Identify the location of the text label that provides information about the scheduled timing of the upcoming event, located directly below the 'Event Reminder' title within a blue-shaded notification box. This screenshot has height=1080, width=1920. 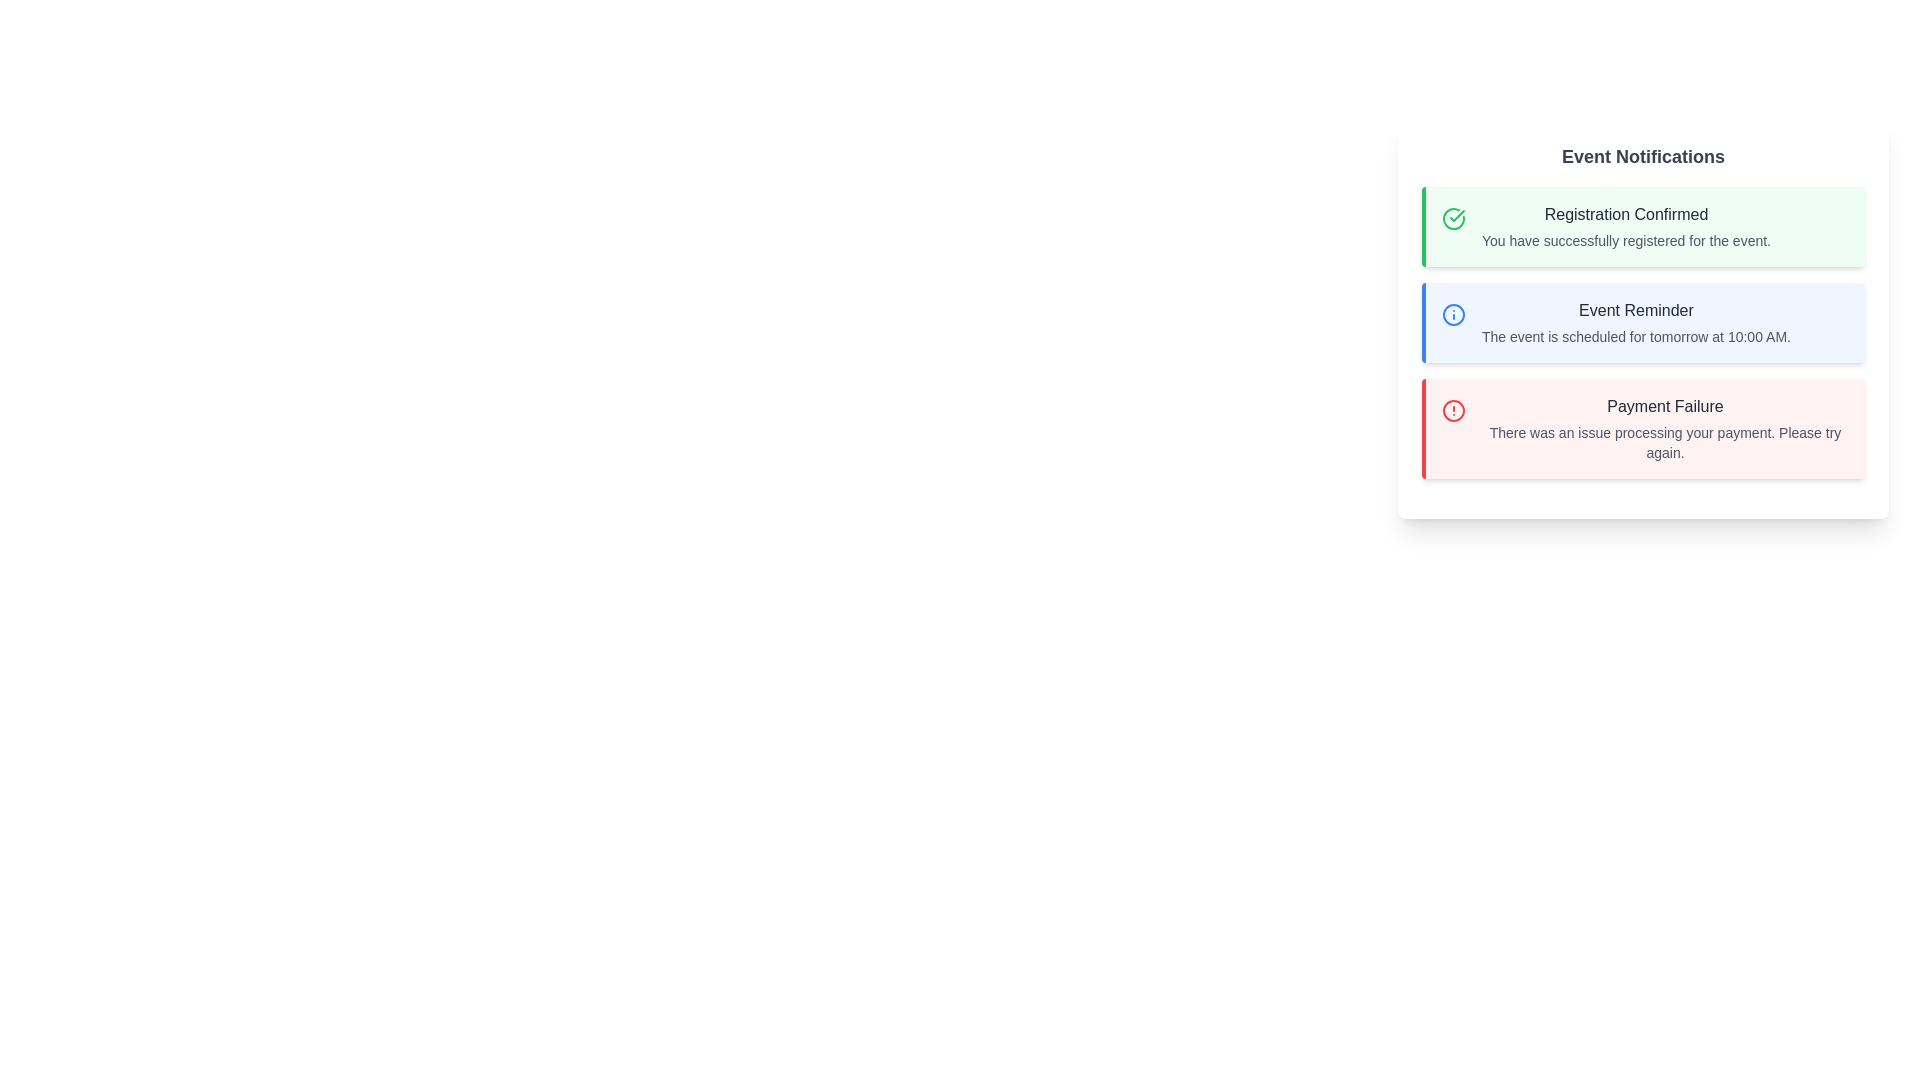
(1636, 335).